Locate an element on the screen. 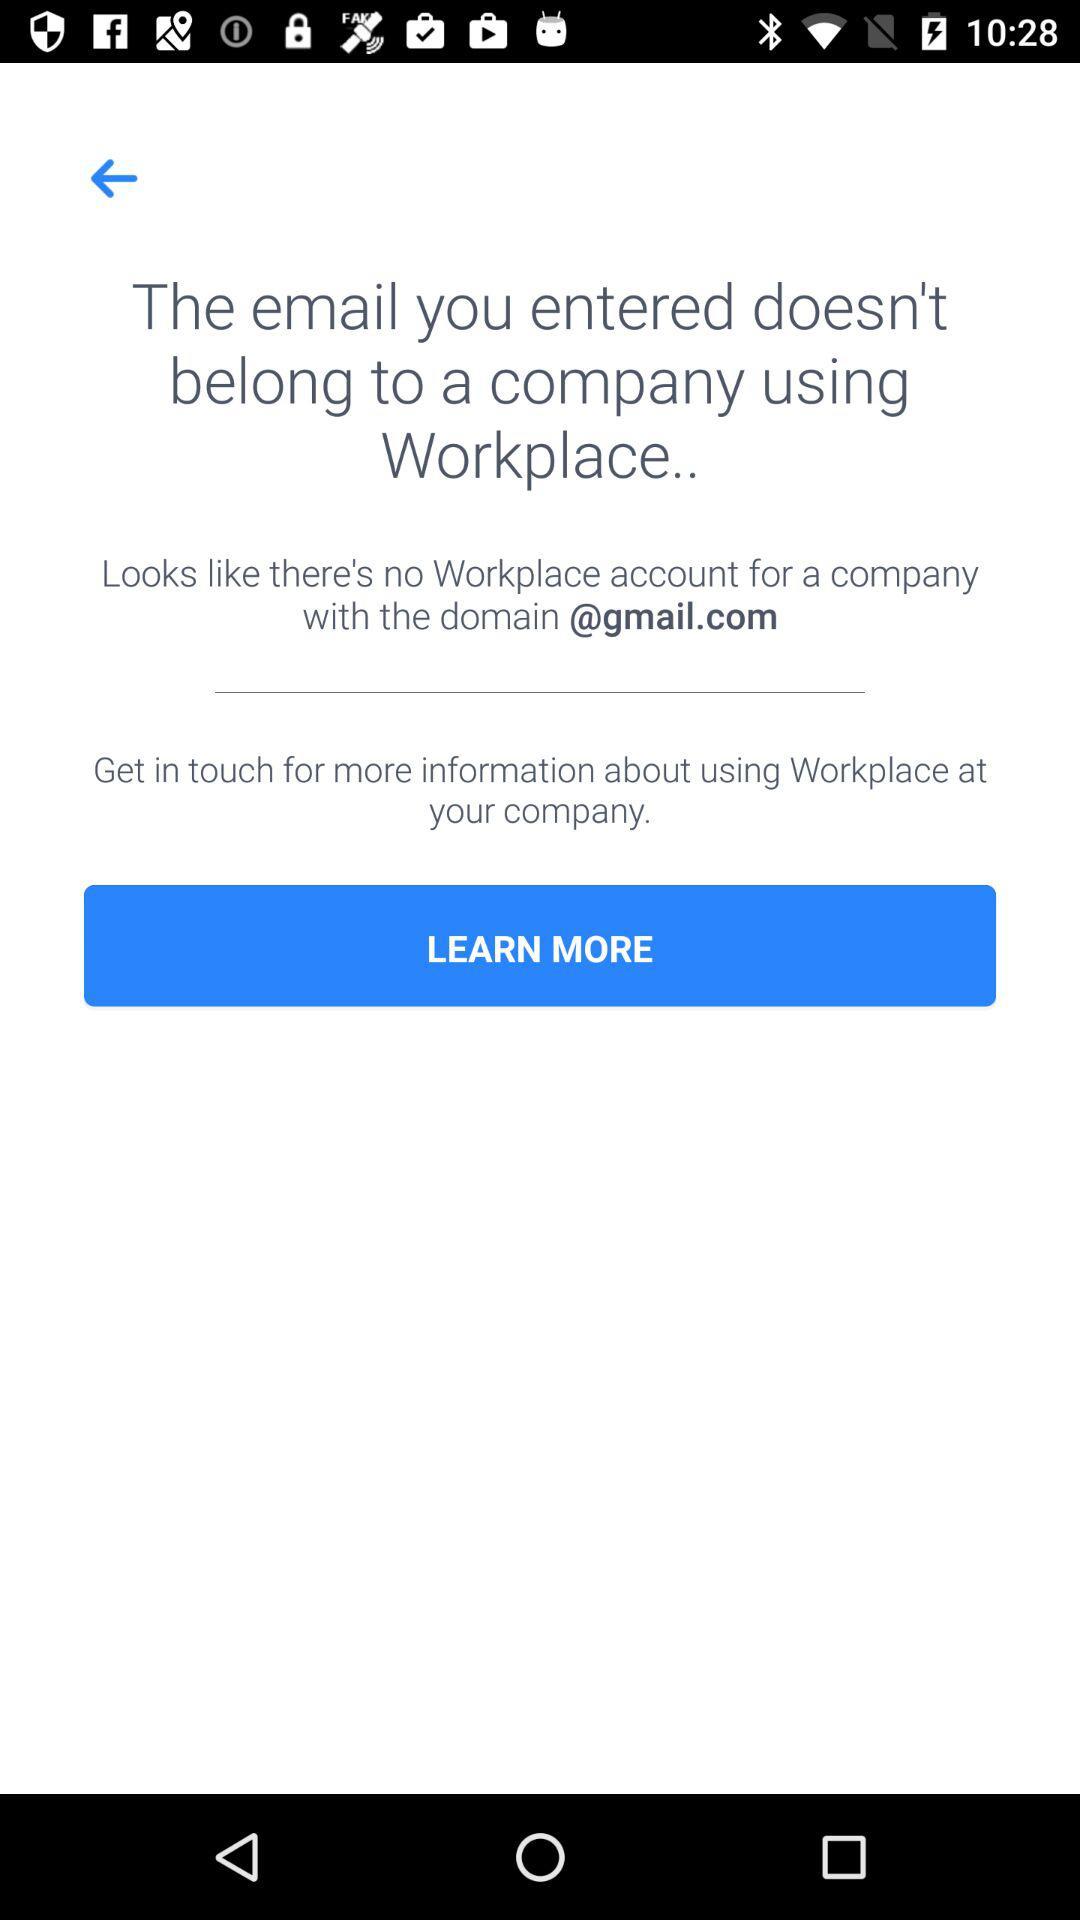 The width and height of the screenshot is (1080, 1920). the item above the email you item is located at coordinates (115, 178).